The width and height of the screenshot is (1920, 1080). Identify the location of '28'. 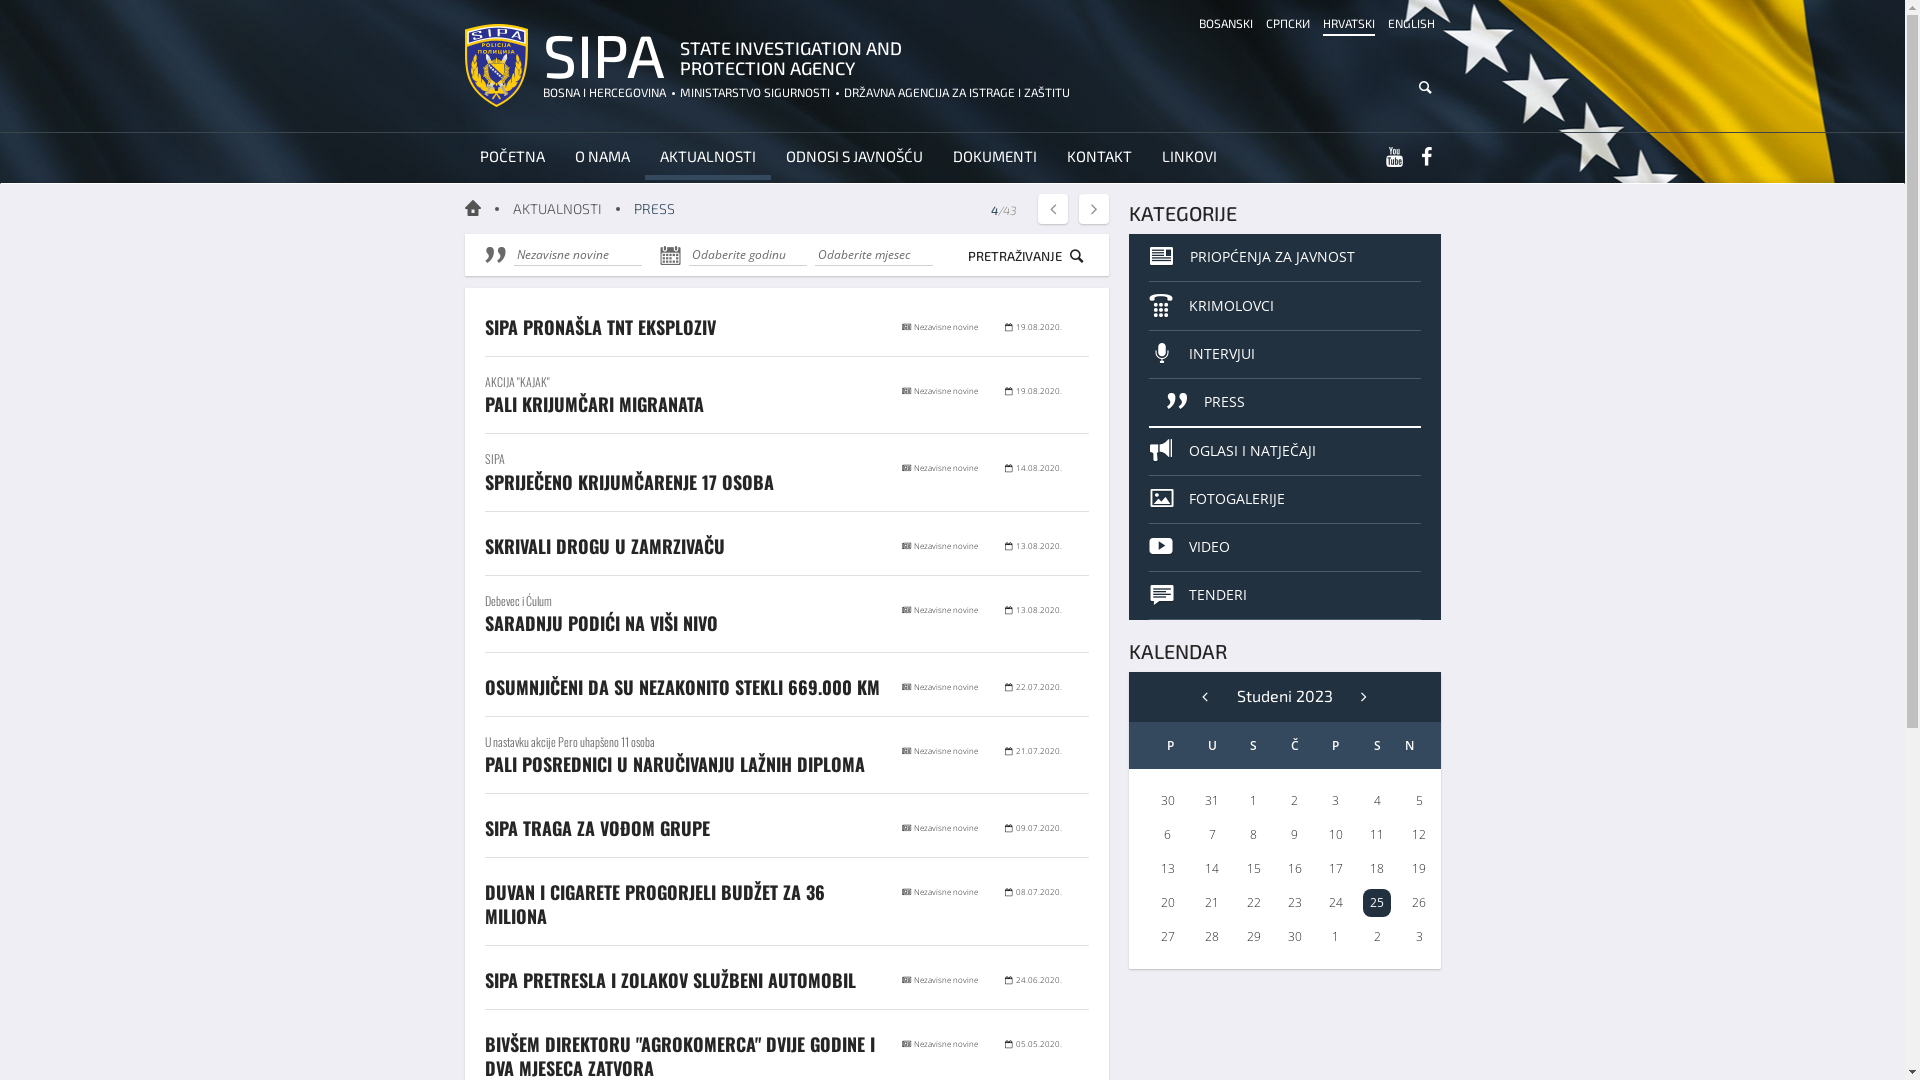
(1210, 936).